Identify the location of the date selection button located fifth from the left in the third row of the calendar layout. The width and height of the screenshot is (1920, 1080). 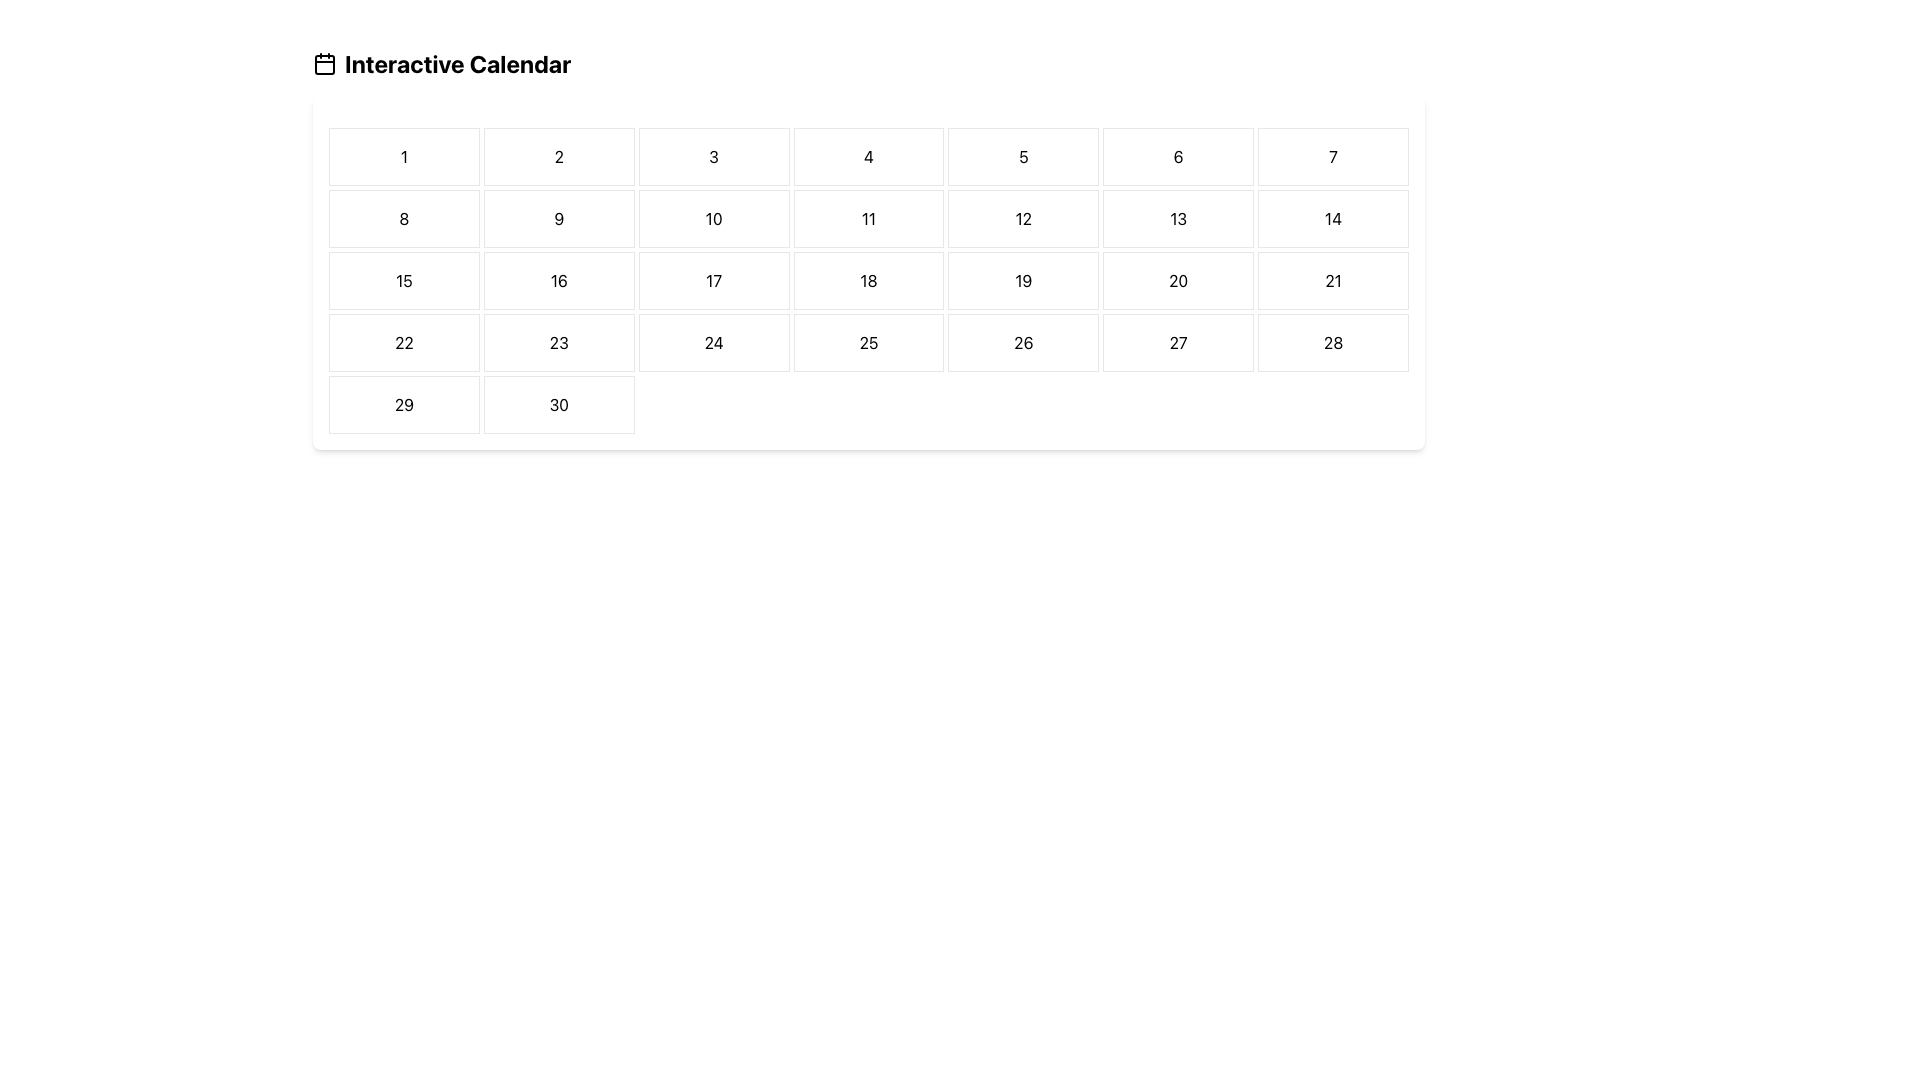
(1178, 281).